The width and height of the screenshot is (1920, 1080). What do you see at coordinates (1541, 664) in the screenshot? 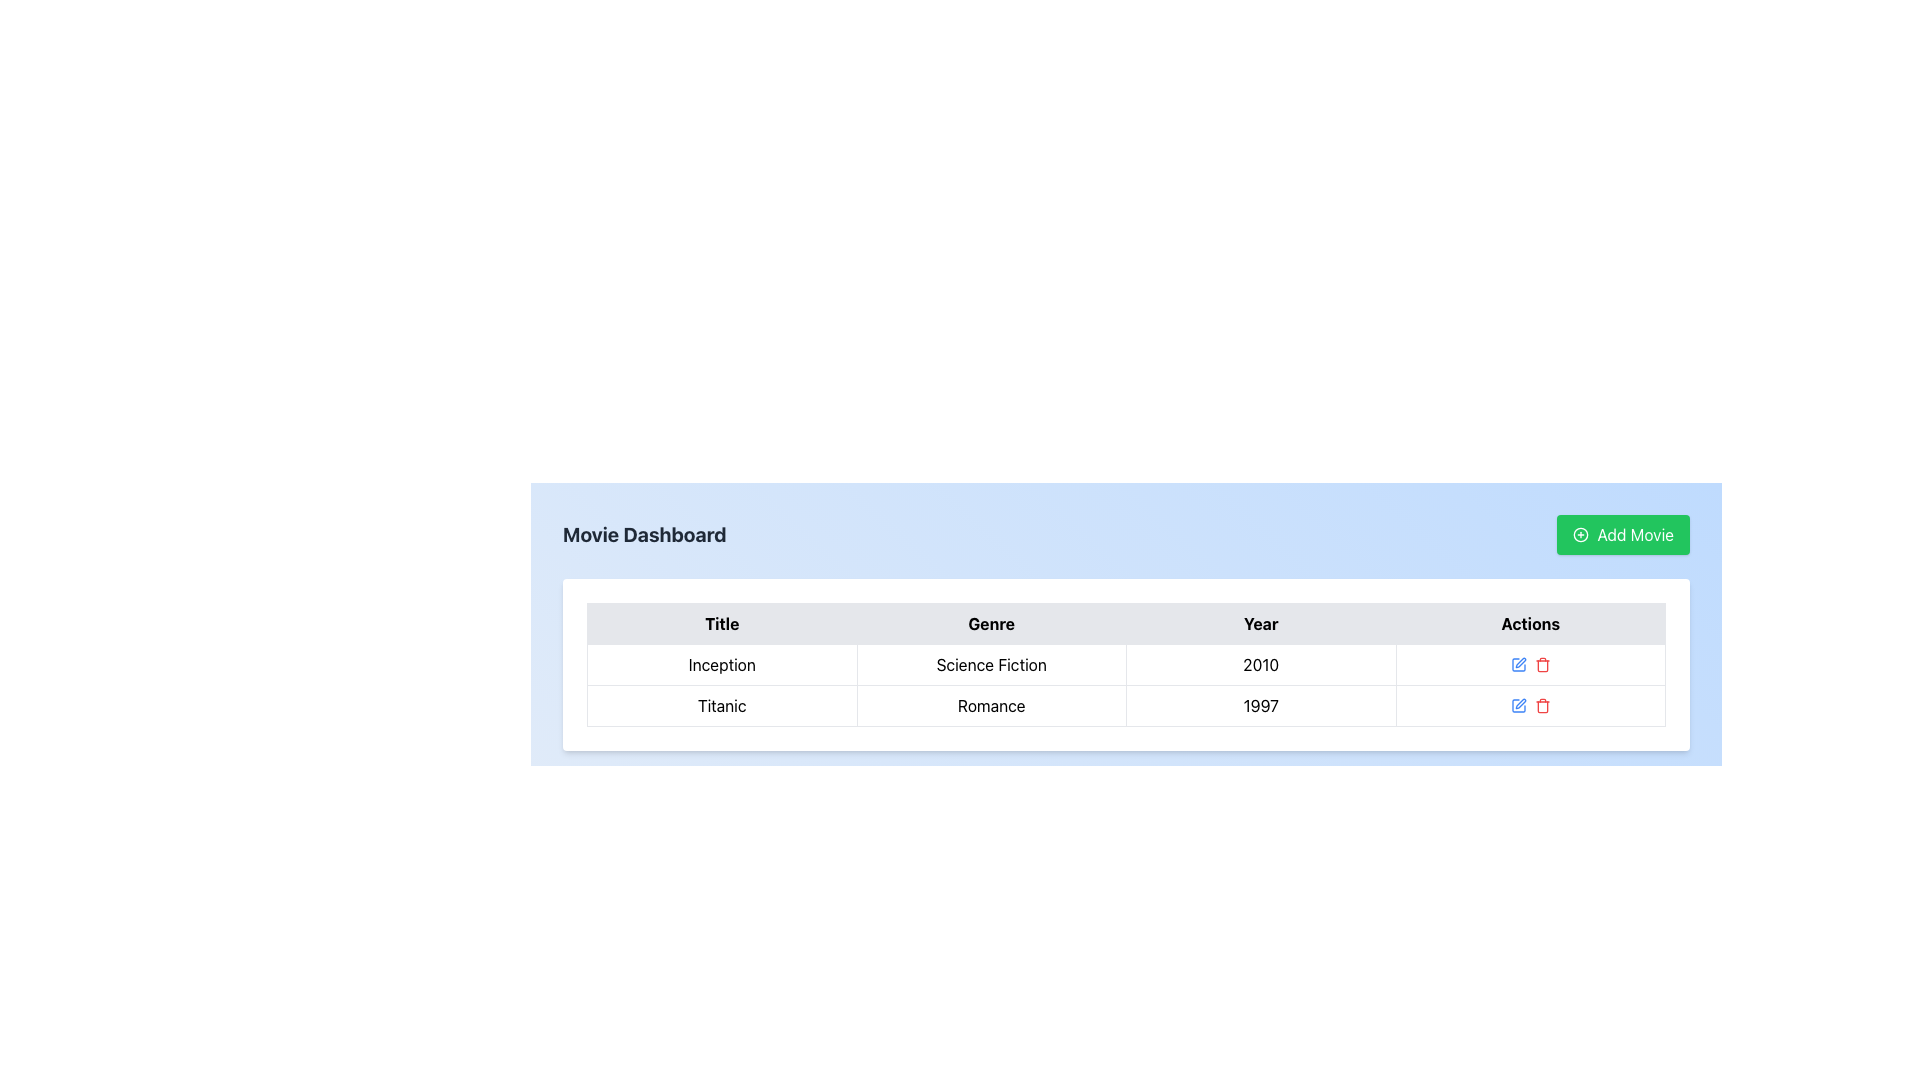
I see `the red trash can icon in the Actions column of the table for the Titanic movie entry to enhance accessibility navigation` at bounding box center [1541, 664].